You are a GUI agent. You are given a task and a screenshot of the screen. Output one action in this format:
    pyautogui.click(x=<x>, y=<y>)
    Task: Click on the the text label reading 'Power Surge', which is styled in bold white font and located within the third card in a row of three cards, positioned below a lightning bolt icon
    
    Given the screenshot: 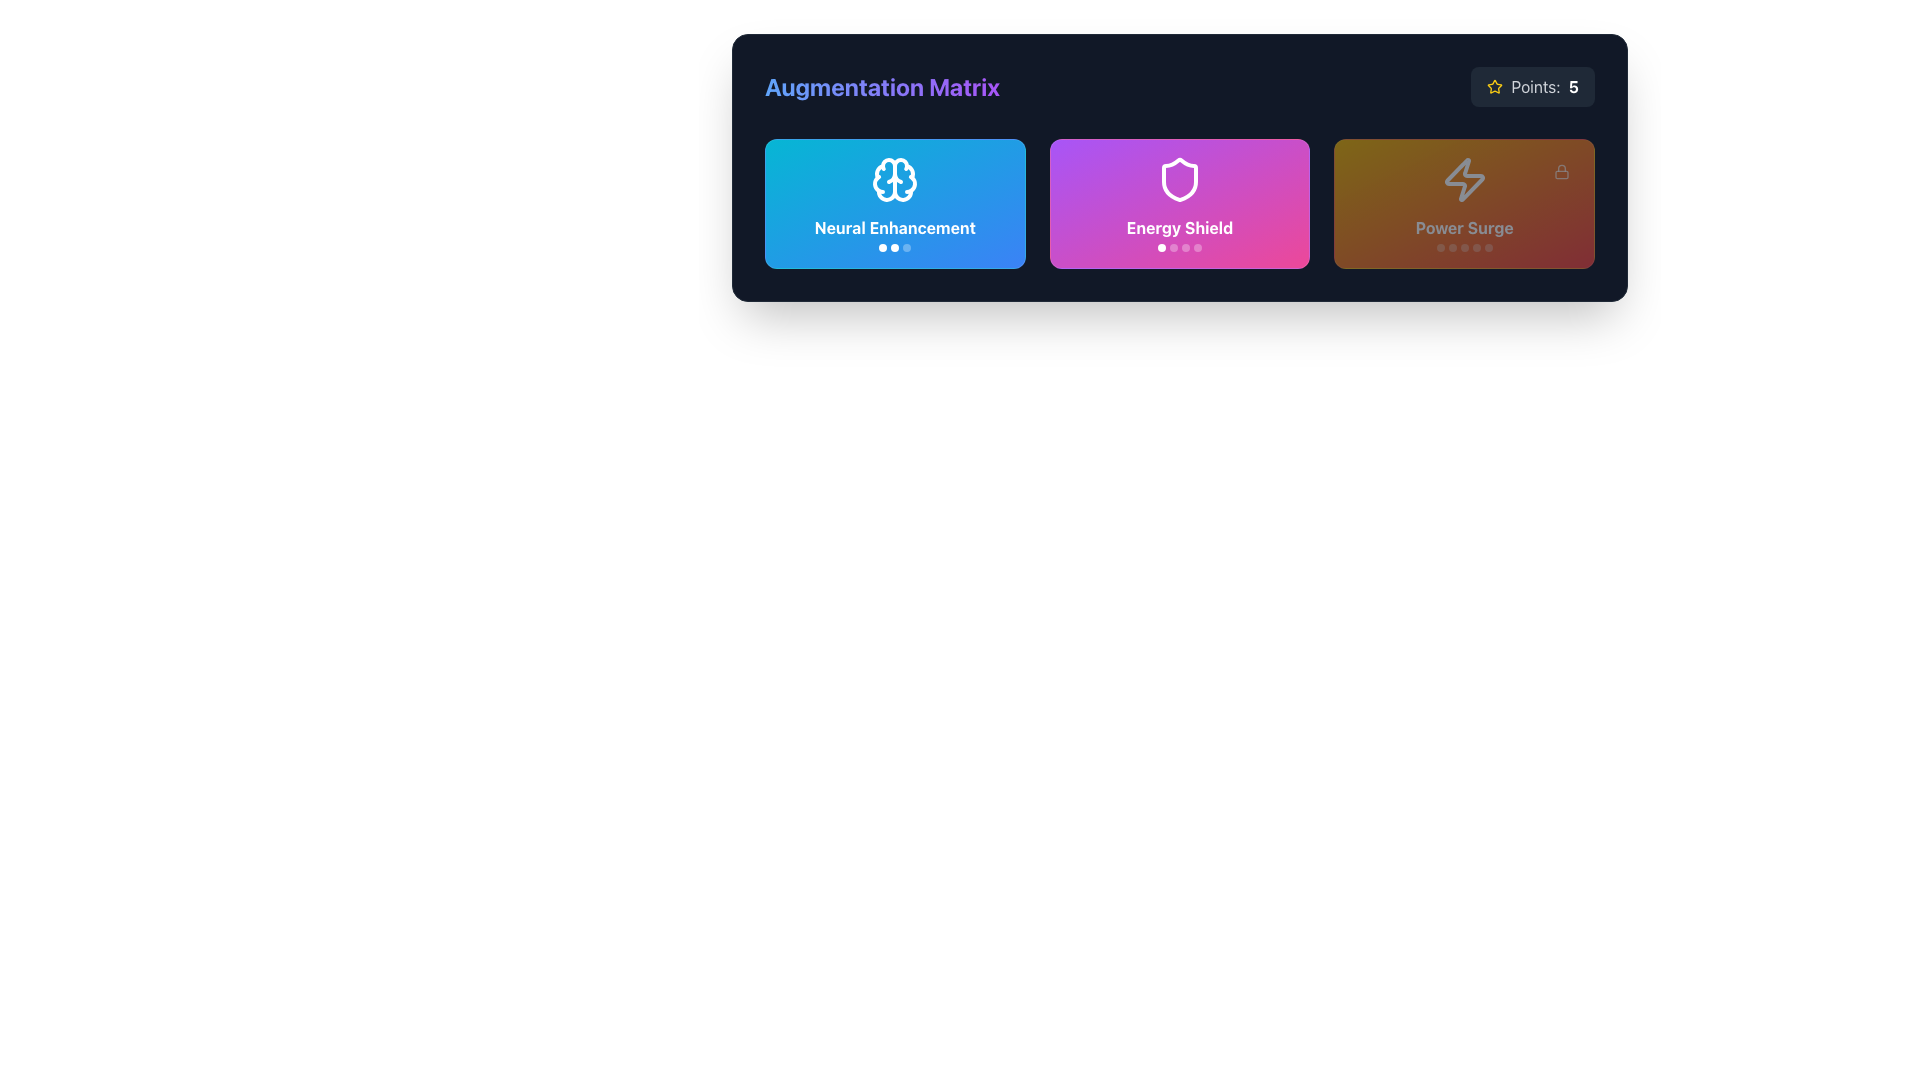 What is the action you would take?
    pyautogui.click(x=1464, y=226)
    